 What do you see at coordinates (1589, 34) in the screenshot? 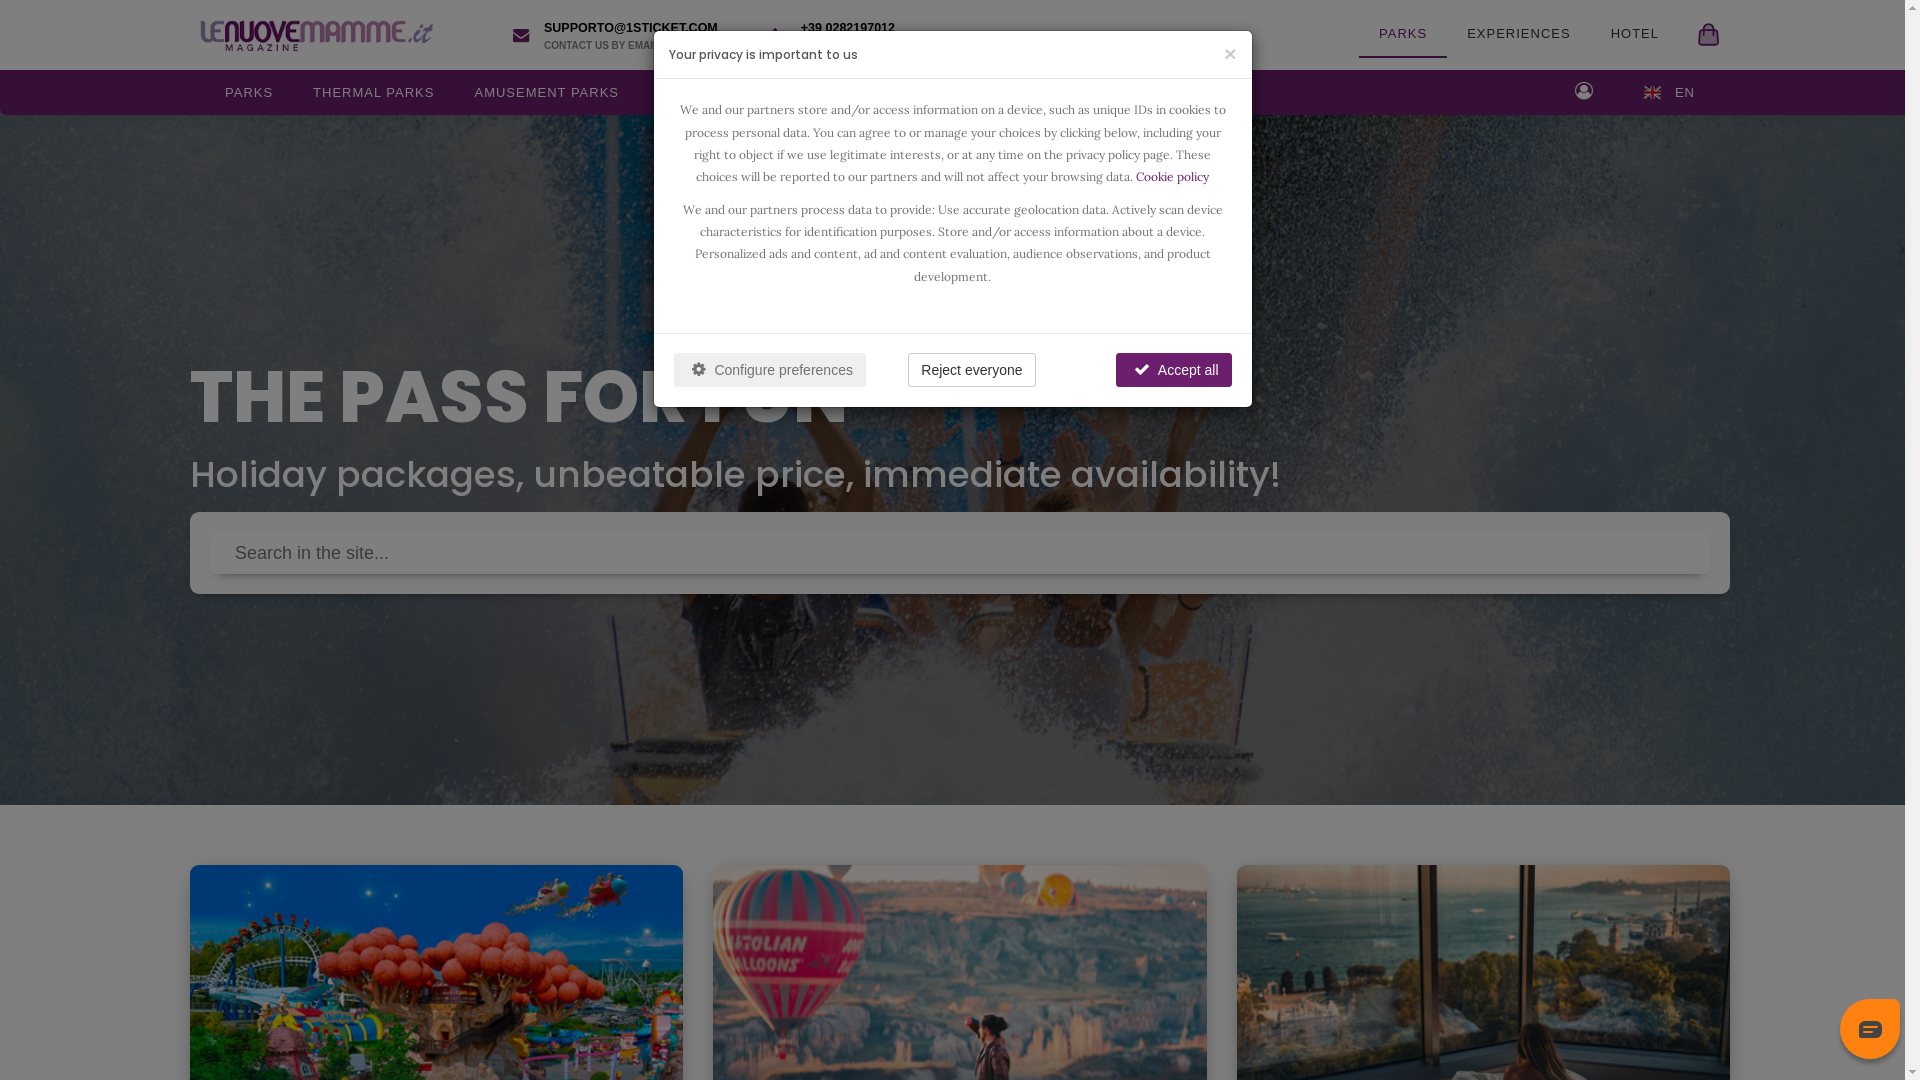
I see `'HOTEL'` at bounding box center [1589, 34].